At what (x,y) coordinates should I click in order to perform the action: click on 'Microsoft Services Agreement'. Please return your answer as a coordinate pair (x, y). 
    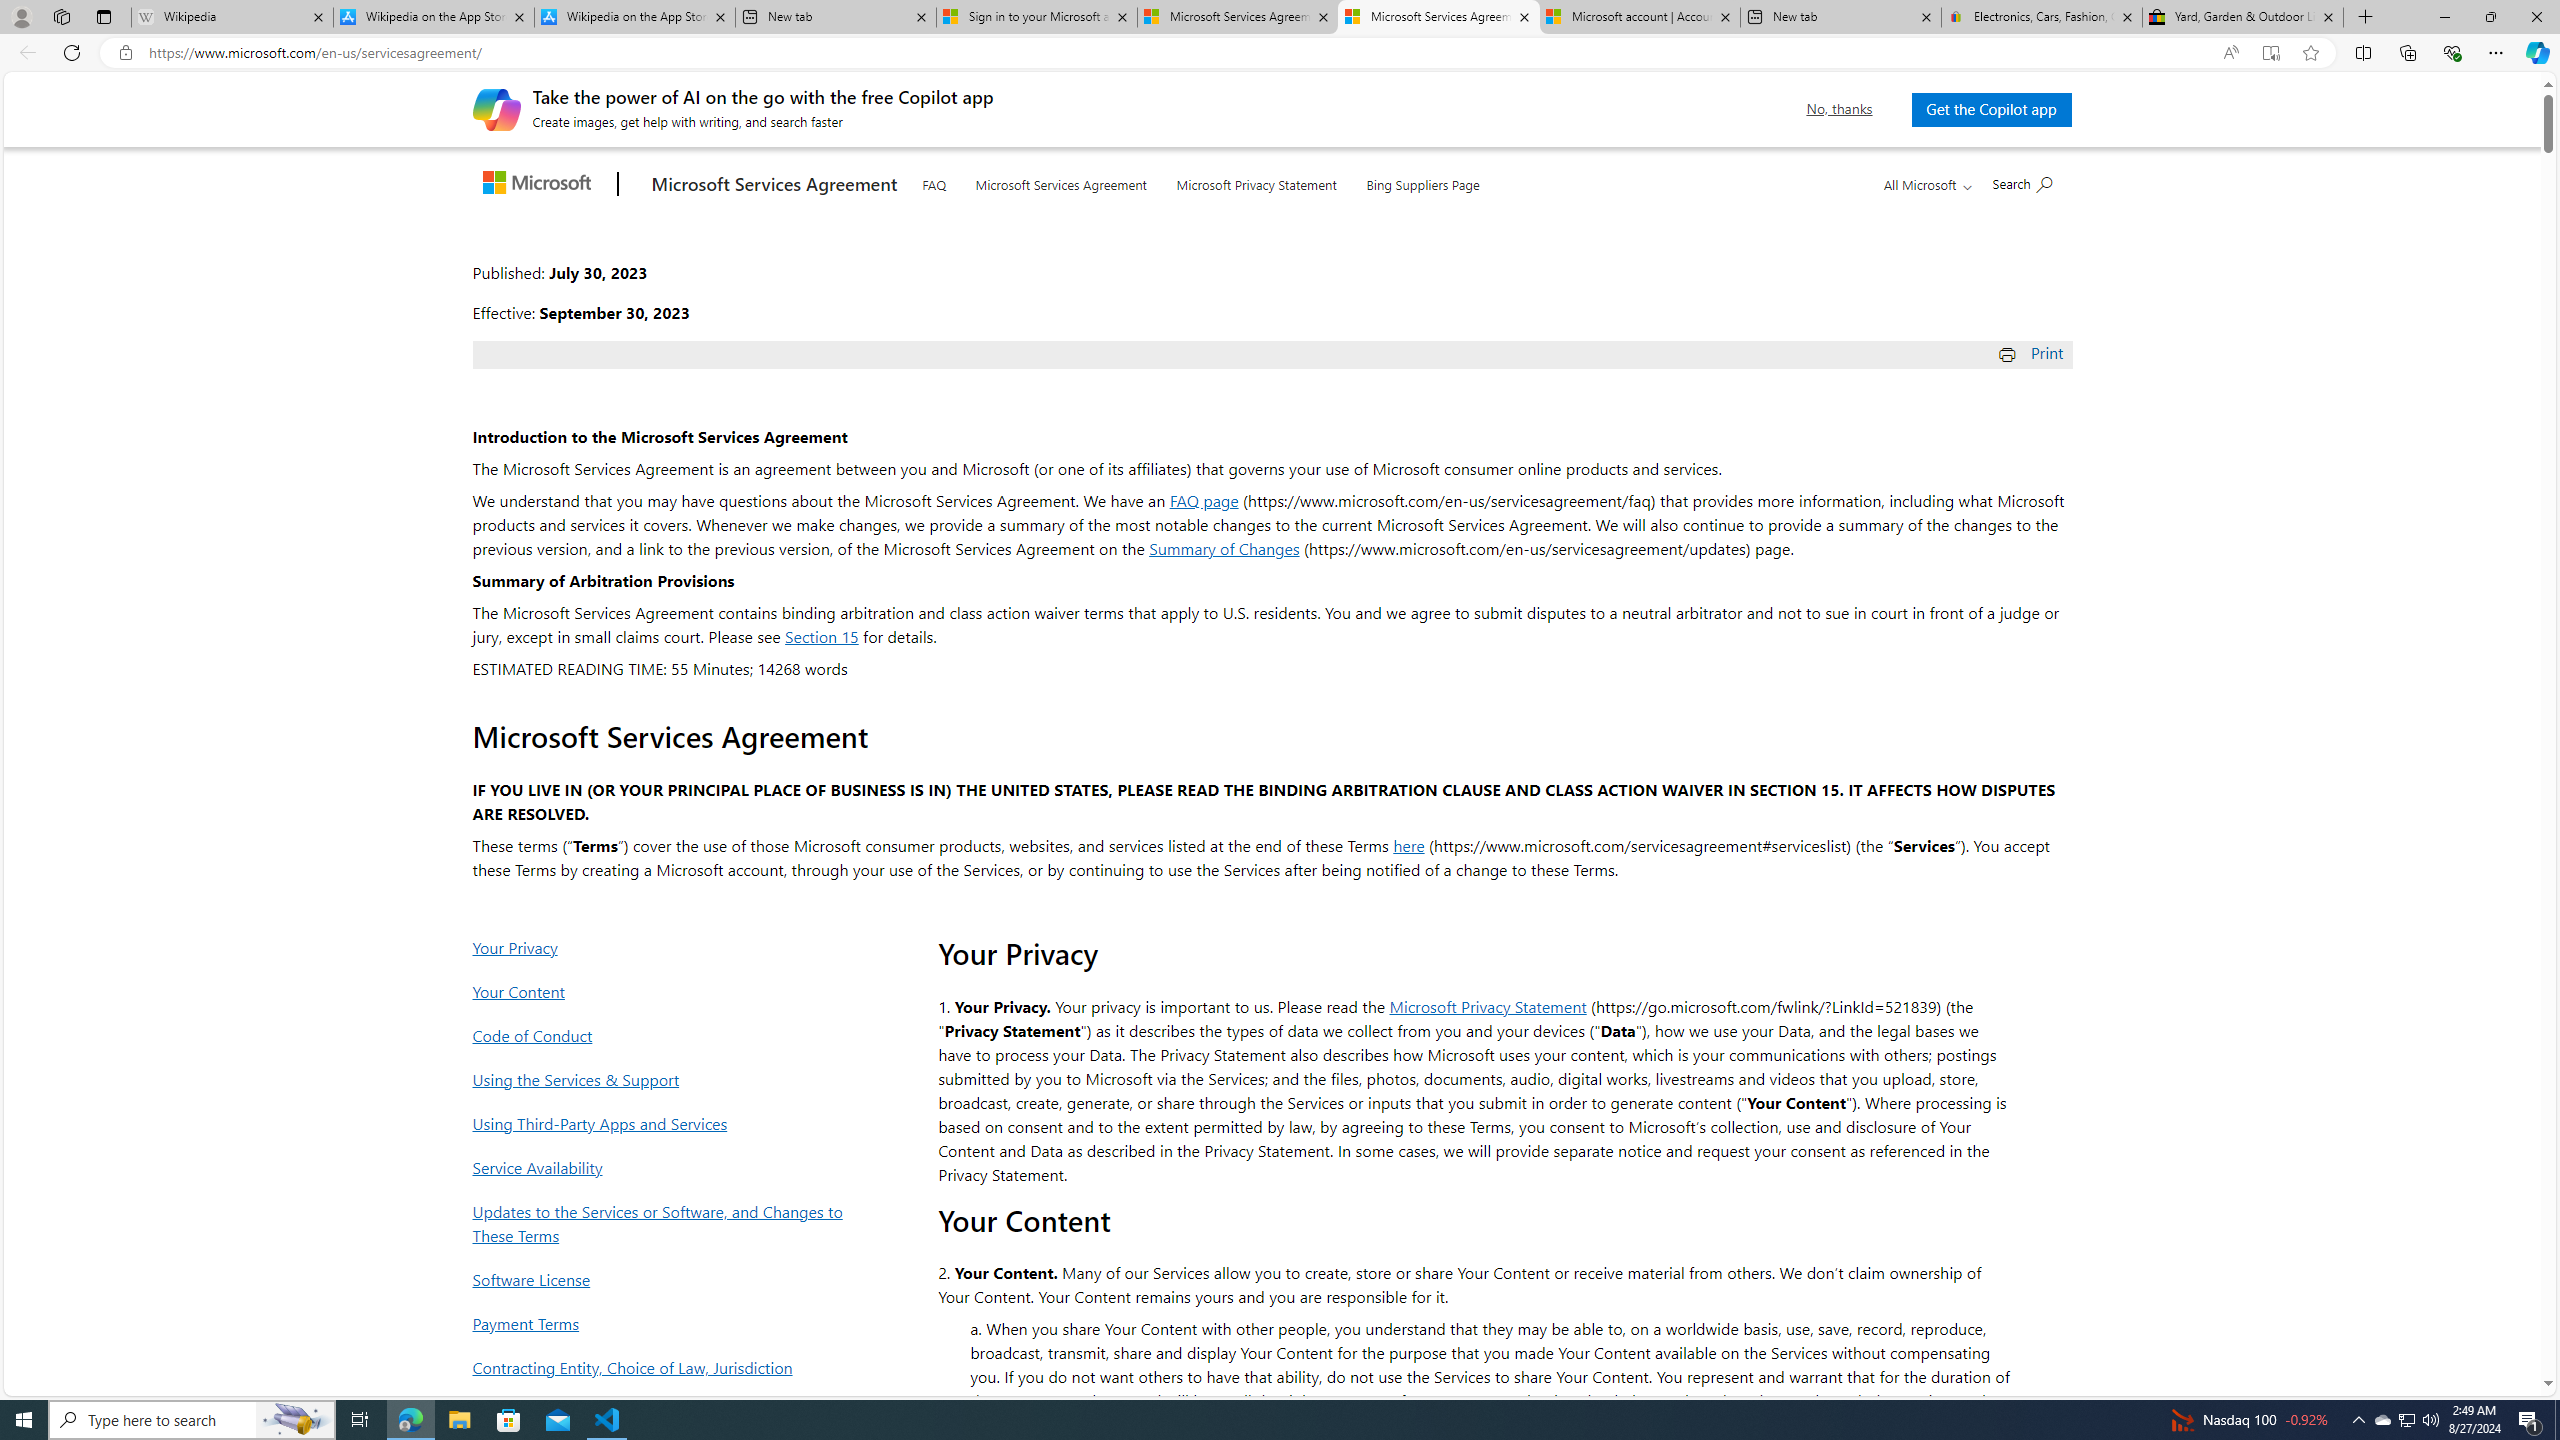
    Looking at the image, I should click on (1061, 180).